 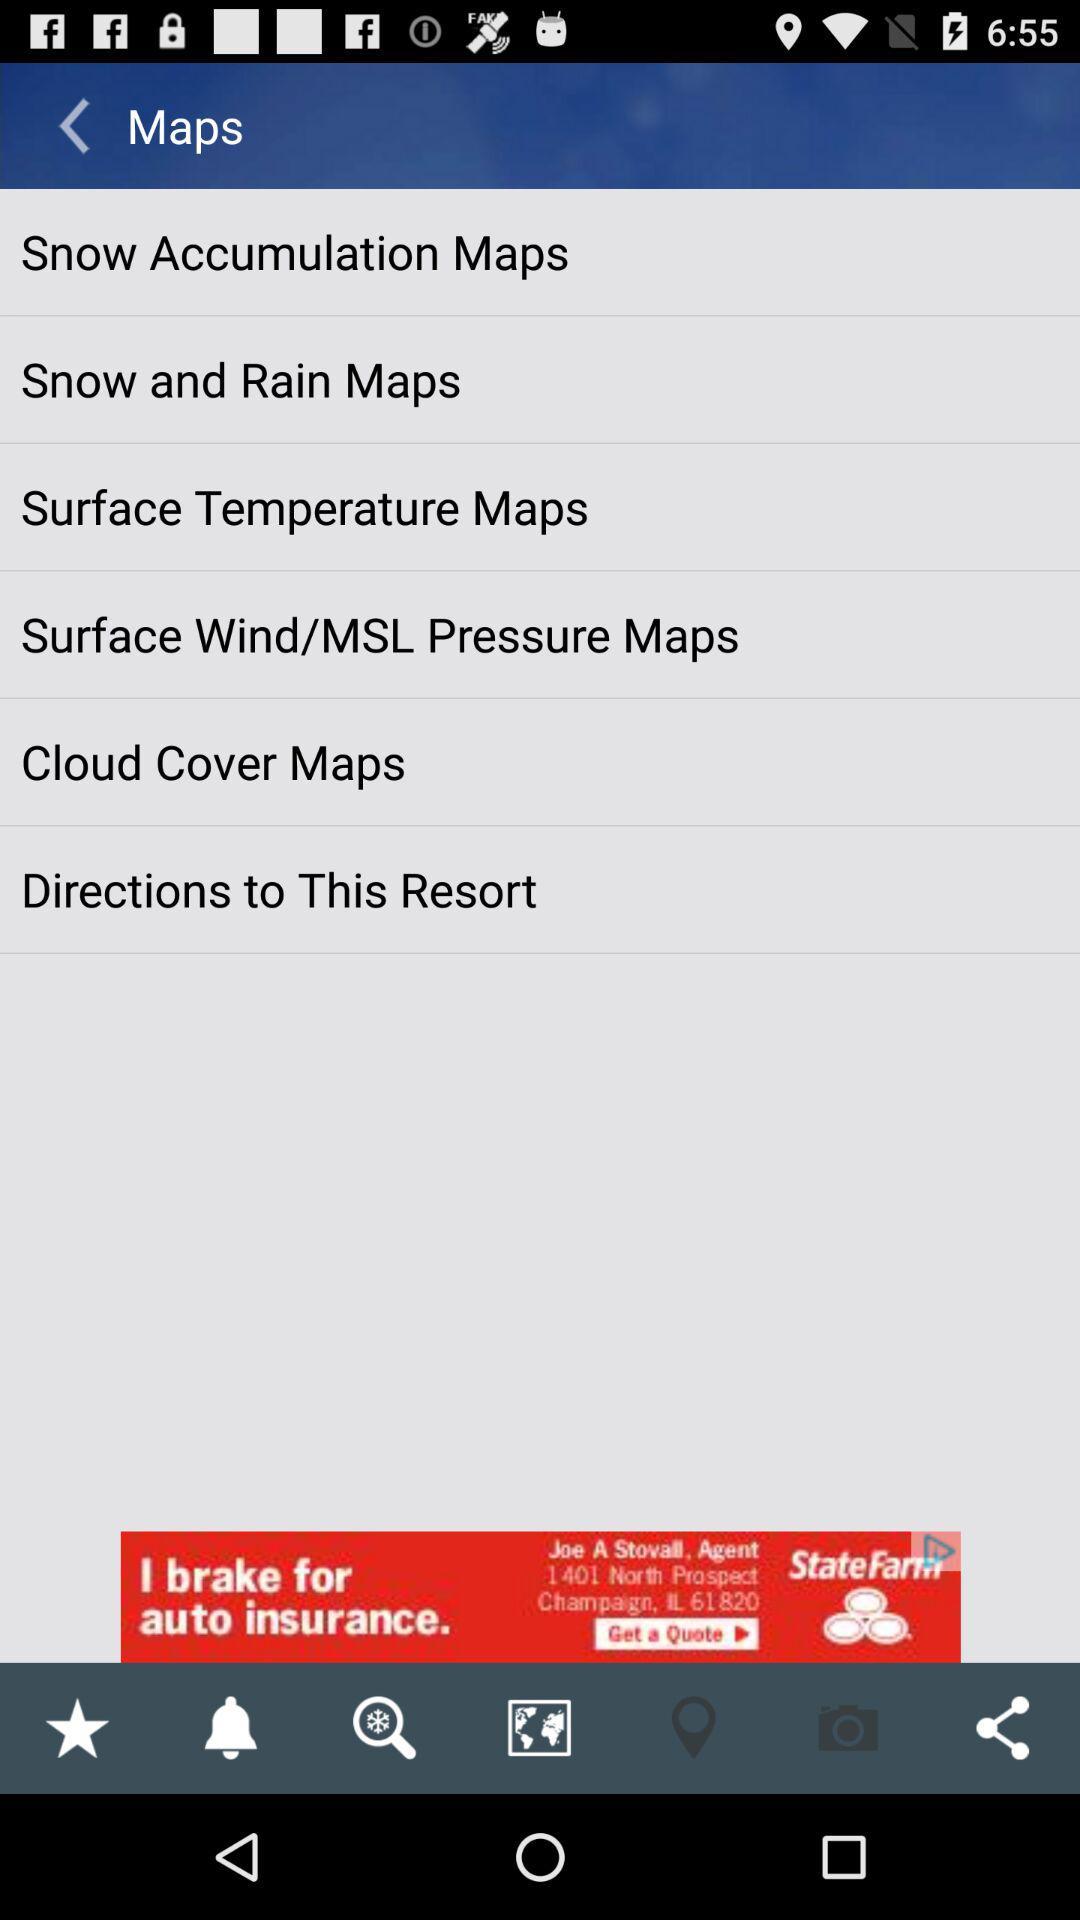 I want to click on taggle to the camera, so click(x=848, y=1727).